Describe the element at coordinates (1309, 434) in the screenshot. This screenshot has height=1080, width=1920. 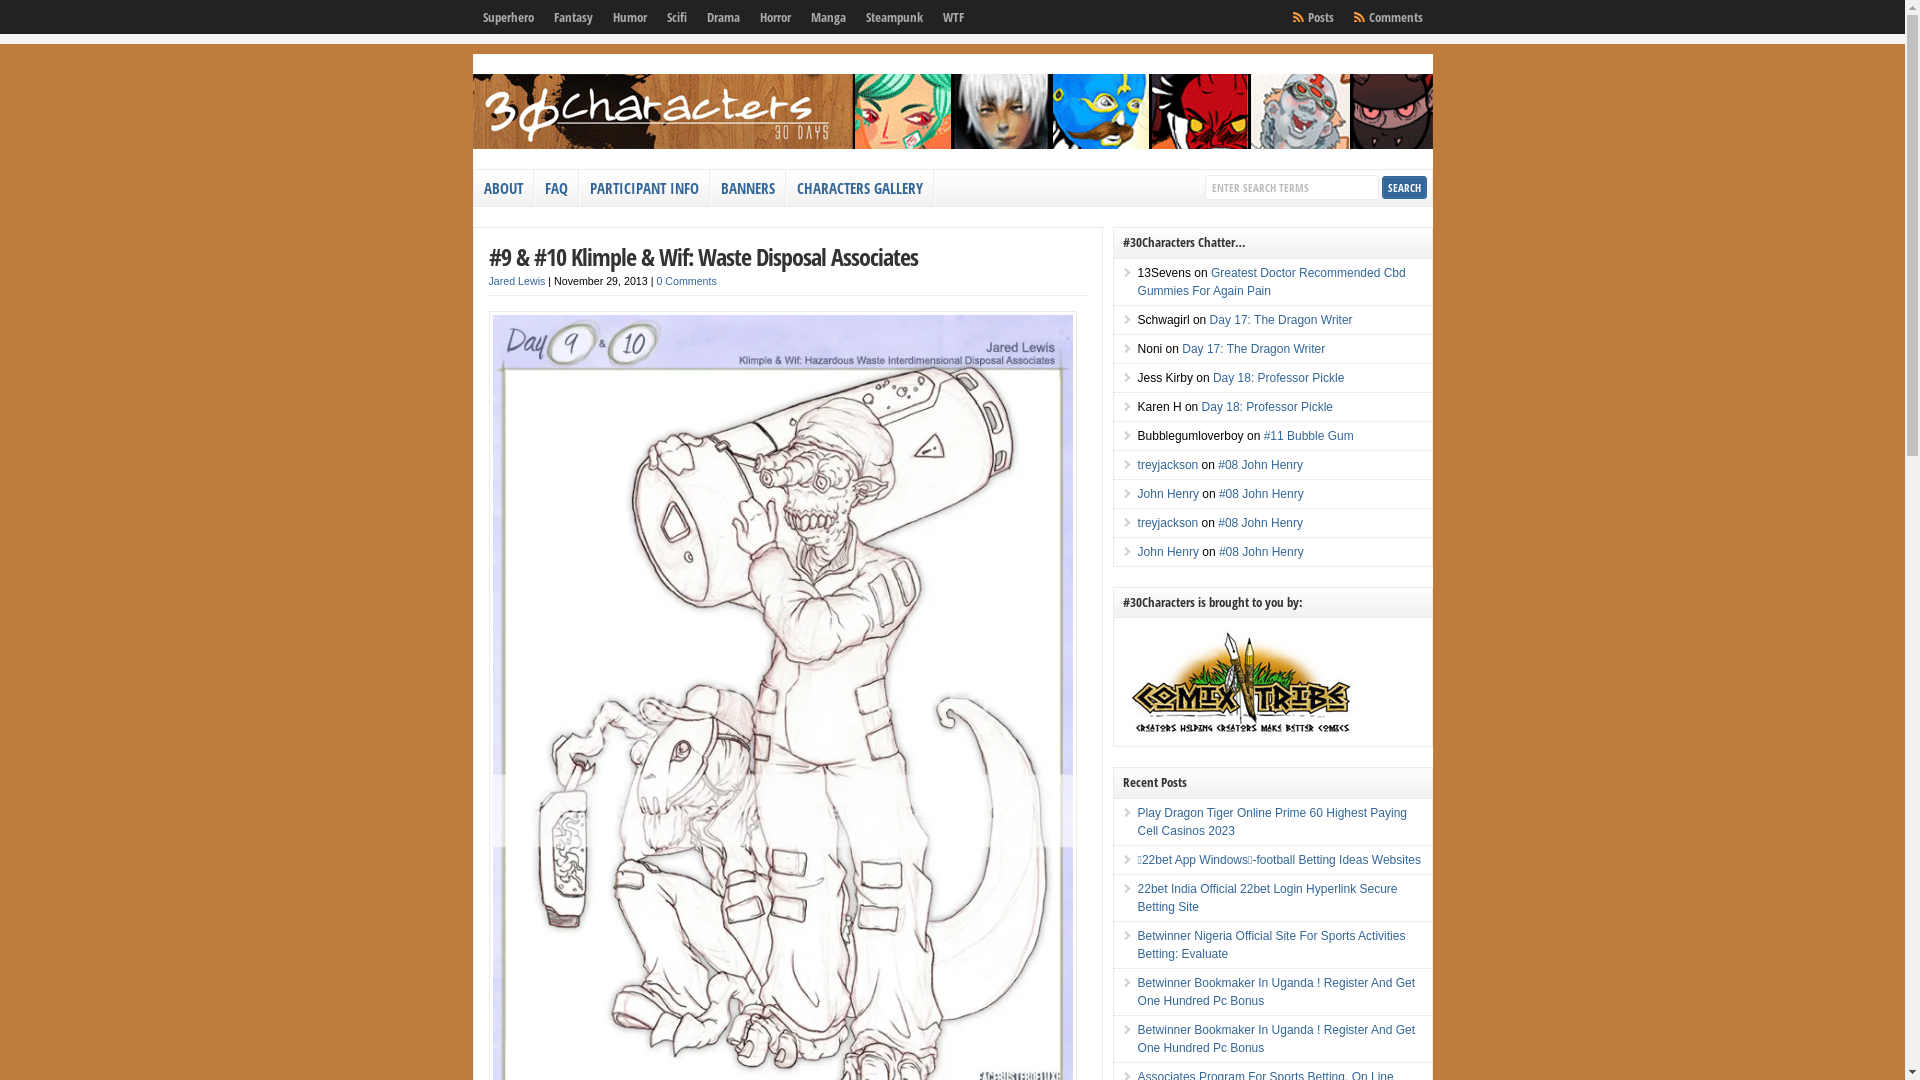
I see `'#11 Bubble Gum'` at that location.